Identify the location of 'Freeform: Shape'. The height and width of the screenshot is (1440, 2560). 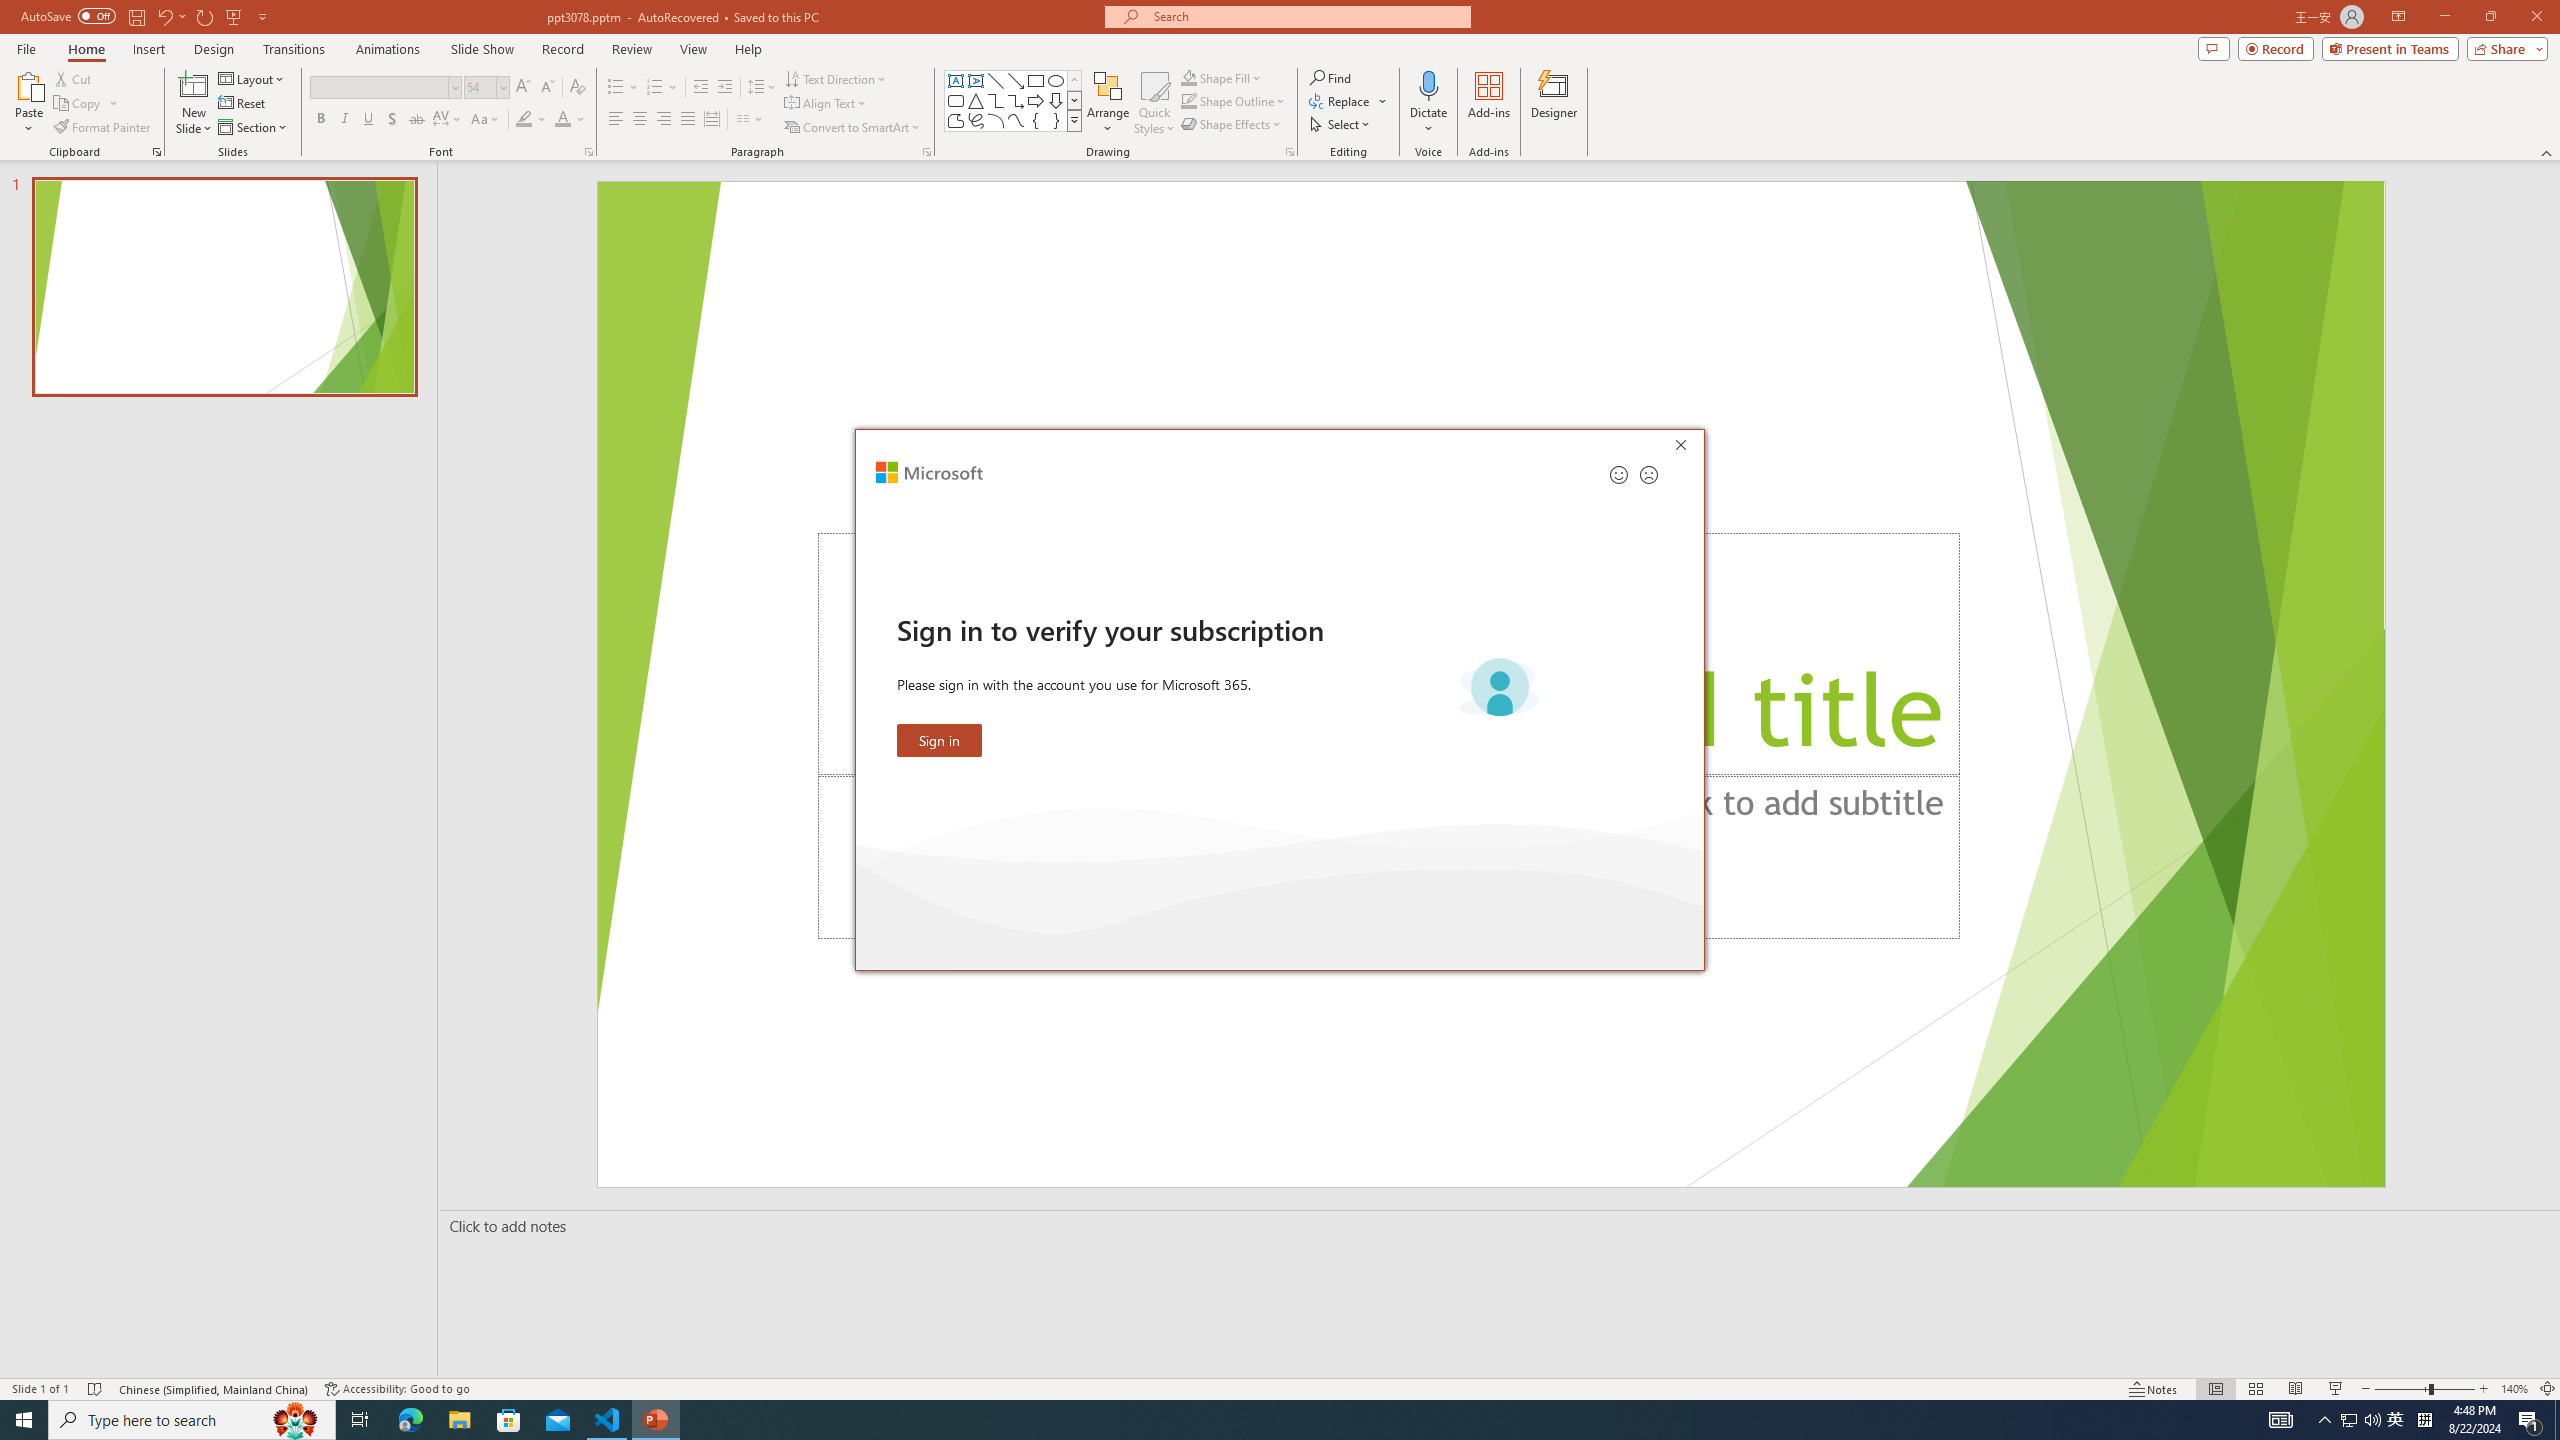
(955, 119).